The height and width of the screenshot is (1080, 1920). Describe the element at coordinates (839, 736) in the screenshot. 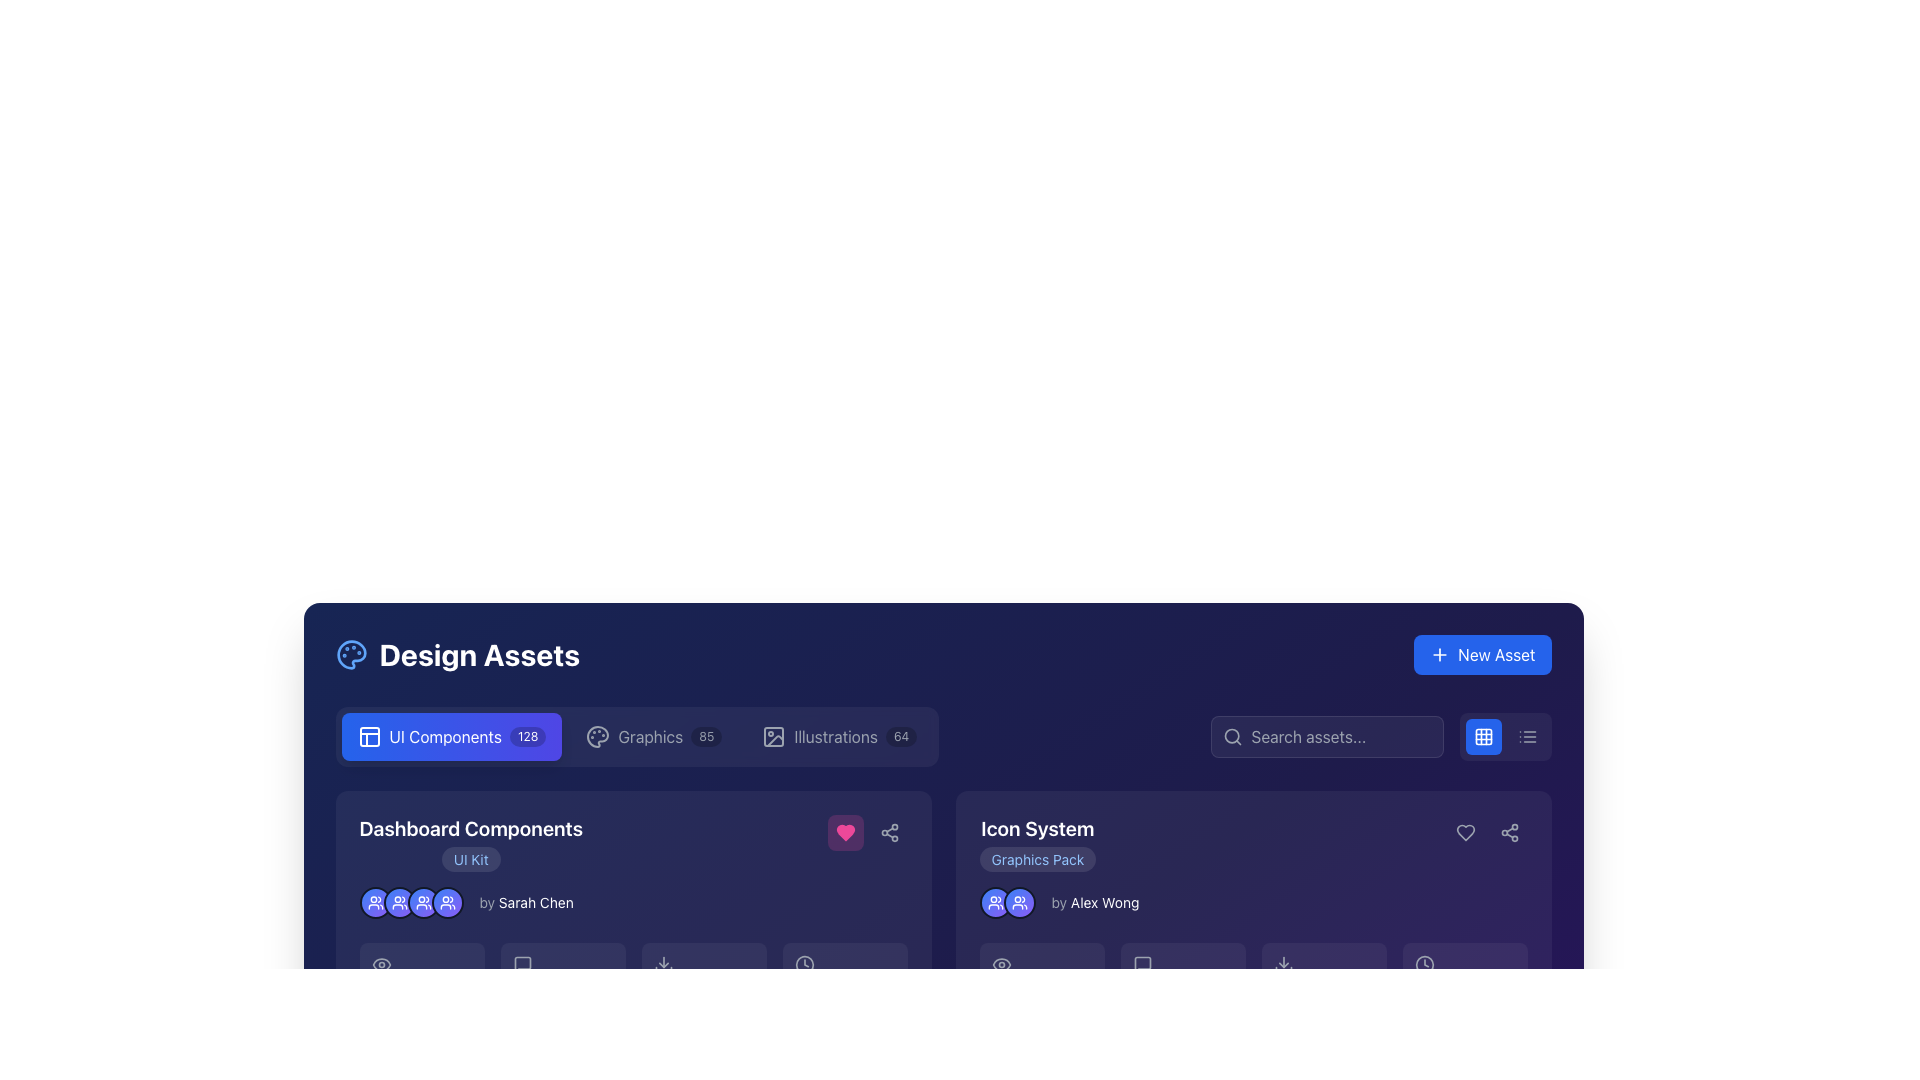

I see `the navigation button with a badge labeled 'Illustrations'` at that location.